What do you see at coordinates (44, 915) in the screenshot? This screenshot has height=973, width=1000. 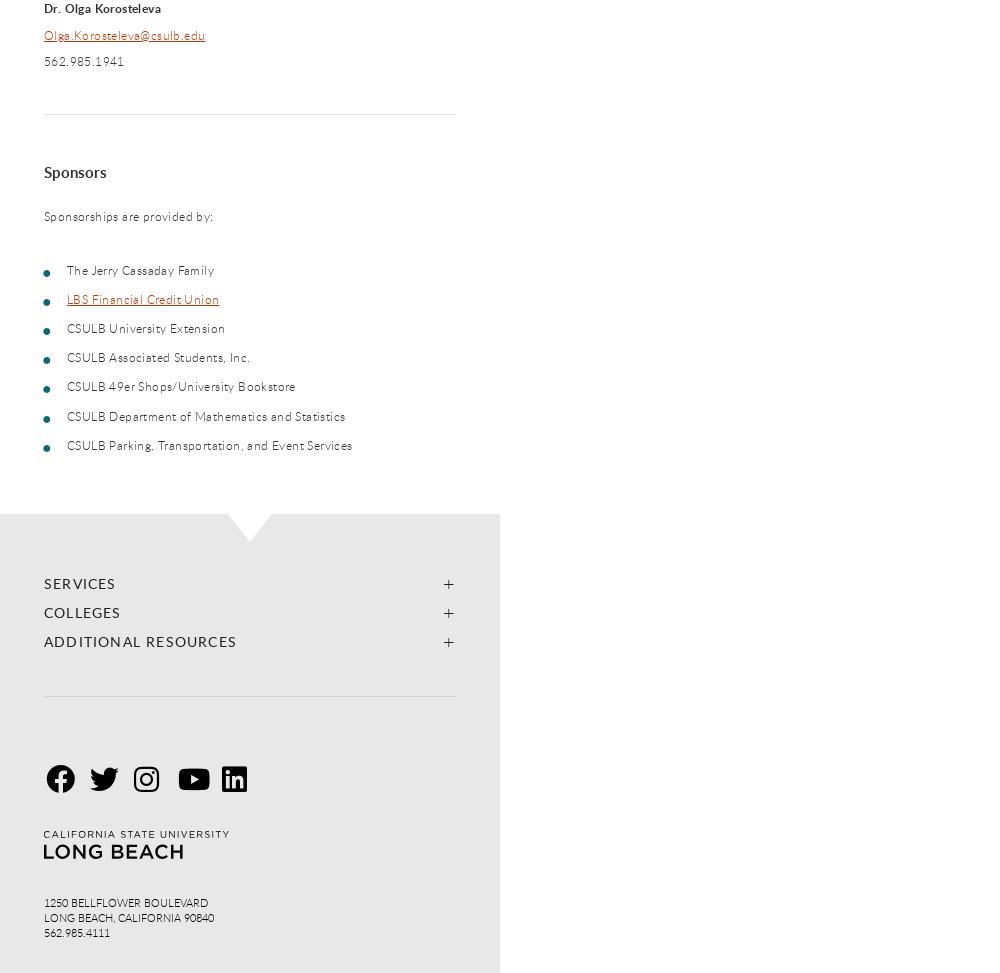 I see `'LONG BEACH, CALIFORNIA 90840'` at bounding box center [44, 915].